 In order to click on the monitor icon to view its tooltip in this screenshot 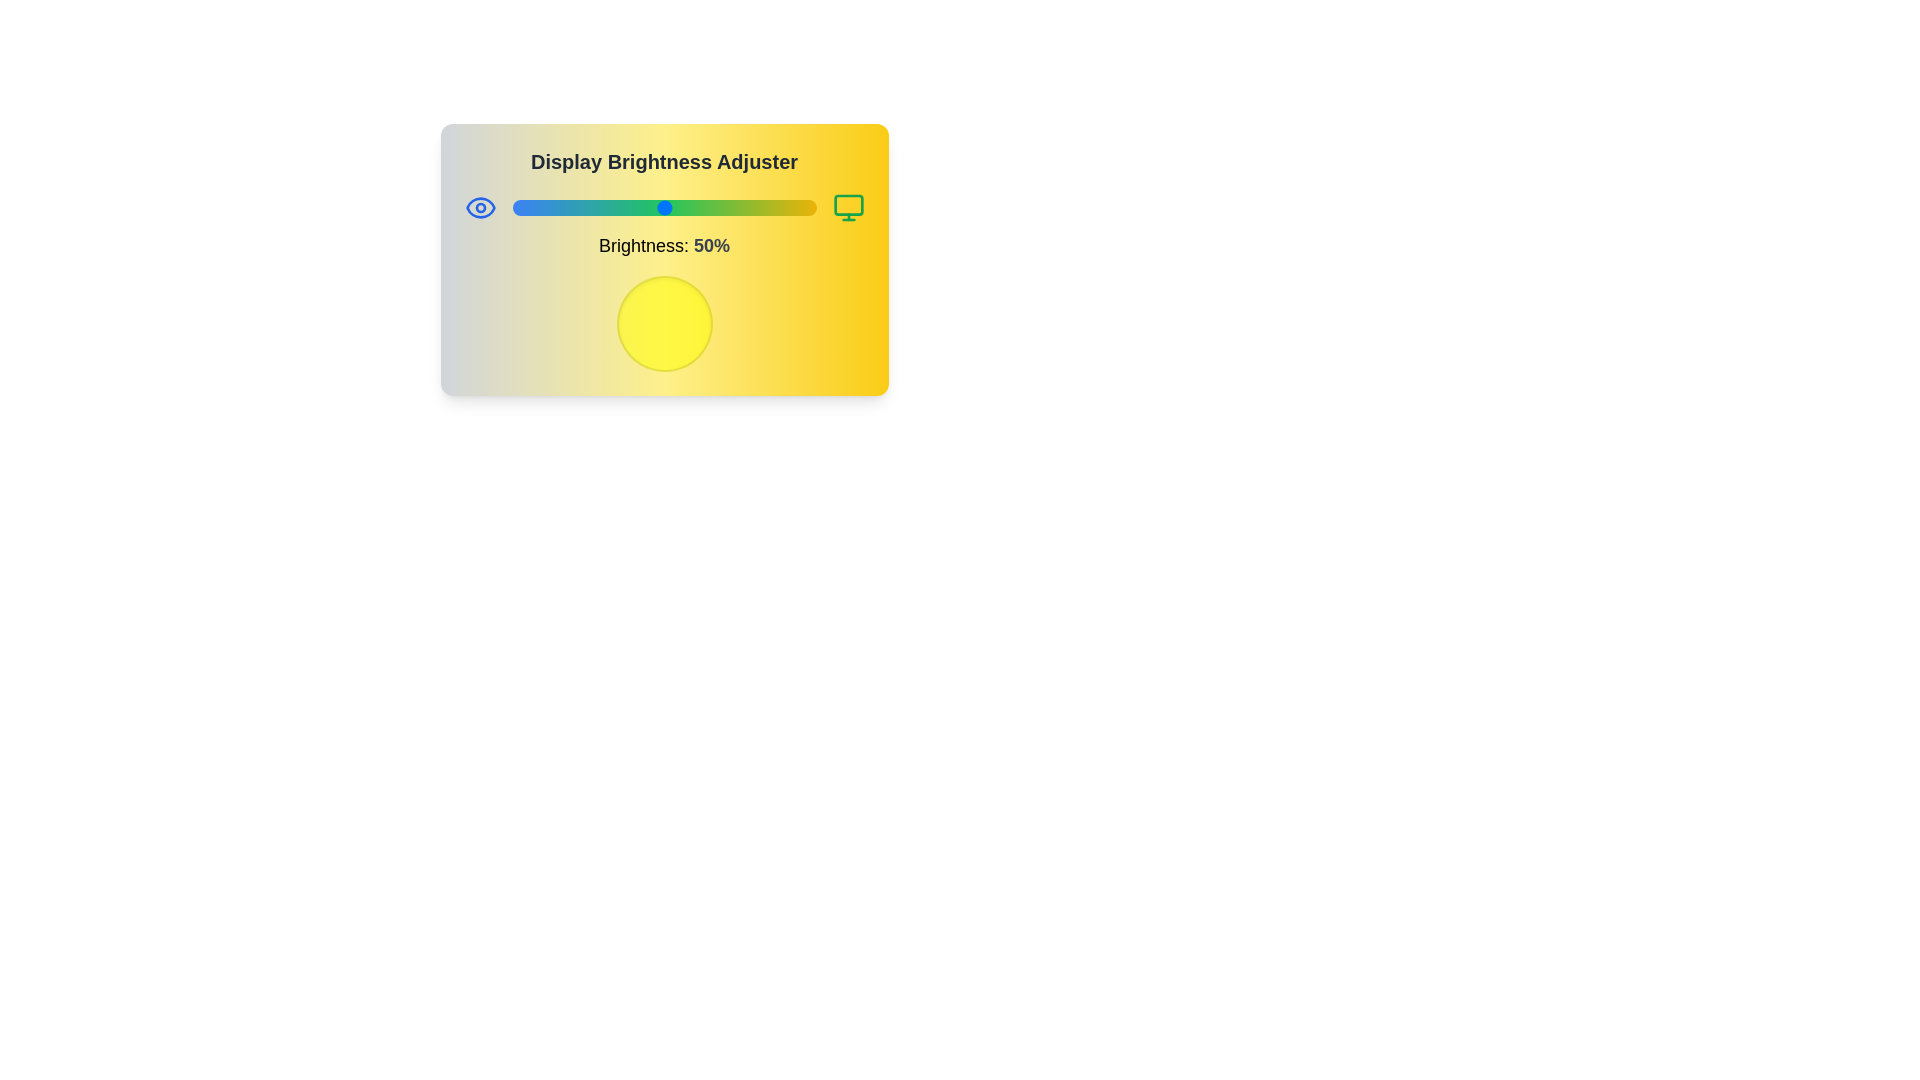, I will do `click(848, 208)`.